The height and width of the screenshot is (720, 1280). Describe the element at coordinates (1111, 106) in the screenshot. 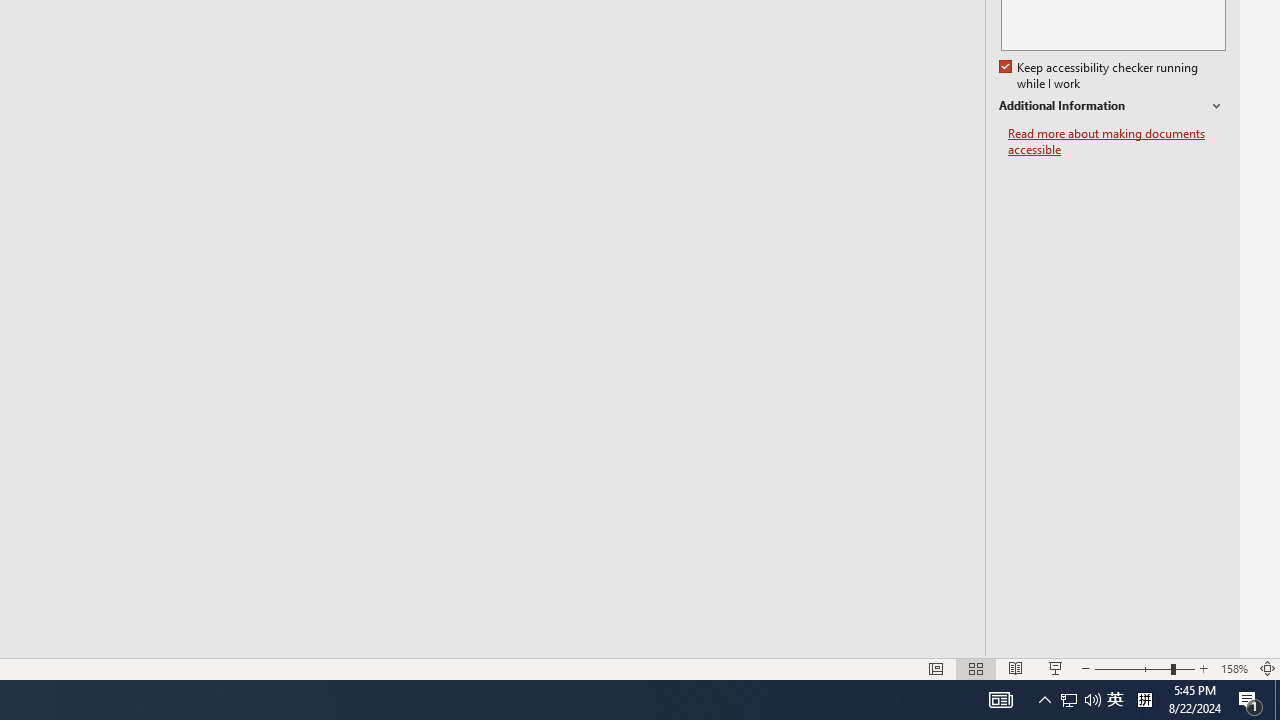

I see `'Additional Information'` at that location.